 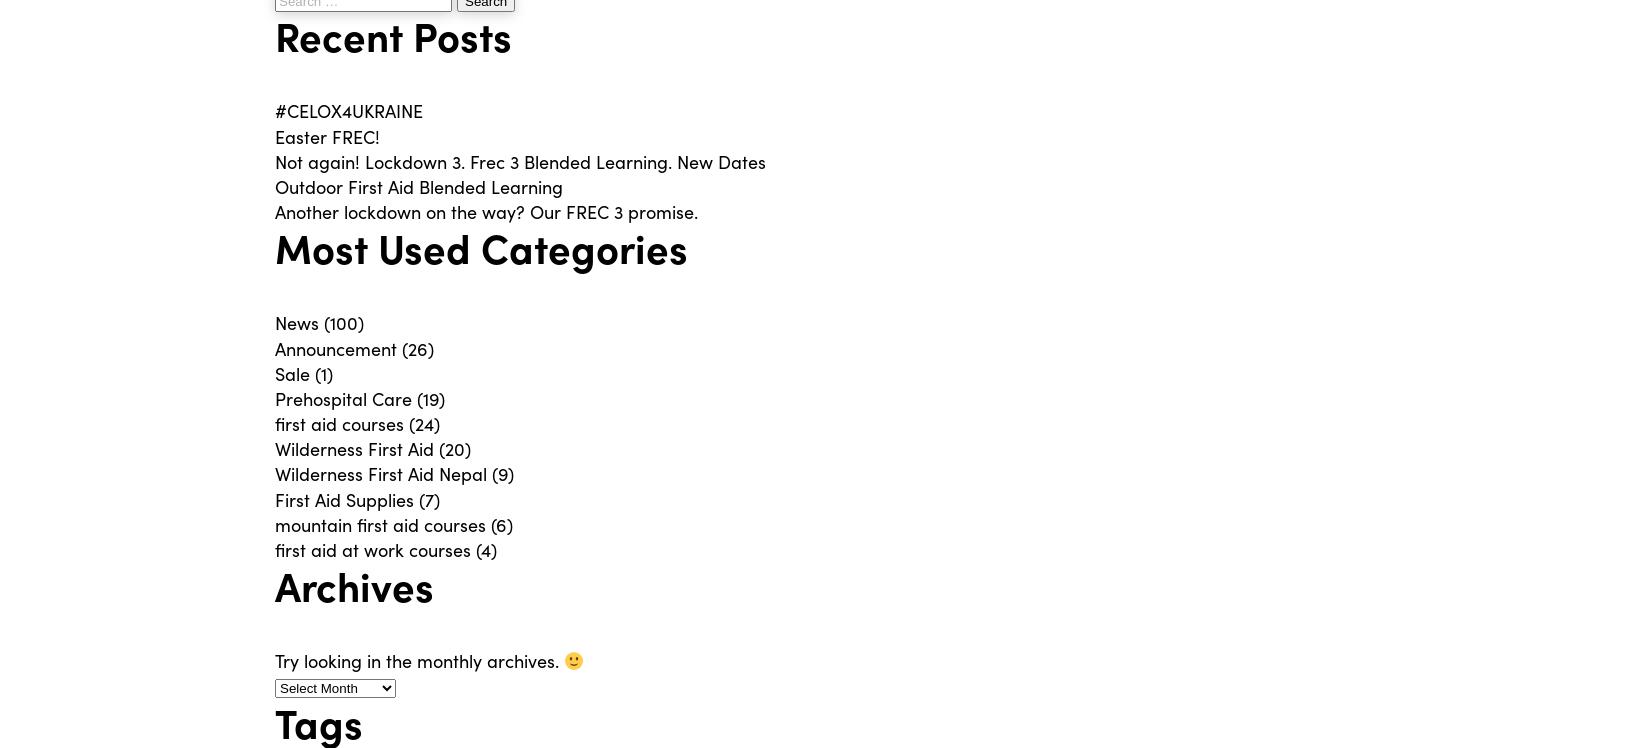 I want to click on 'first aid courses', so click(x=275, y=422).